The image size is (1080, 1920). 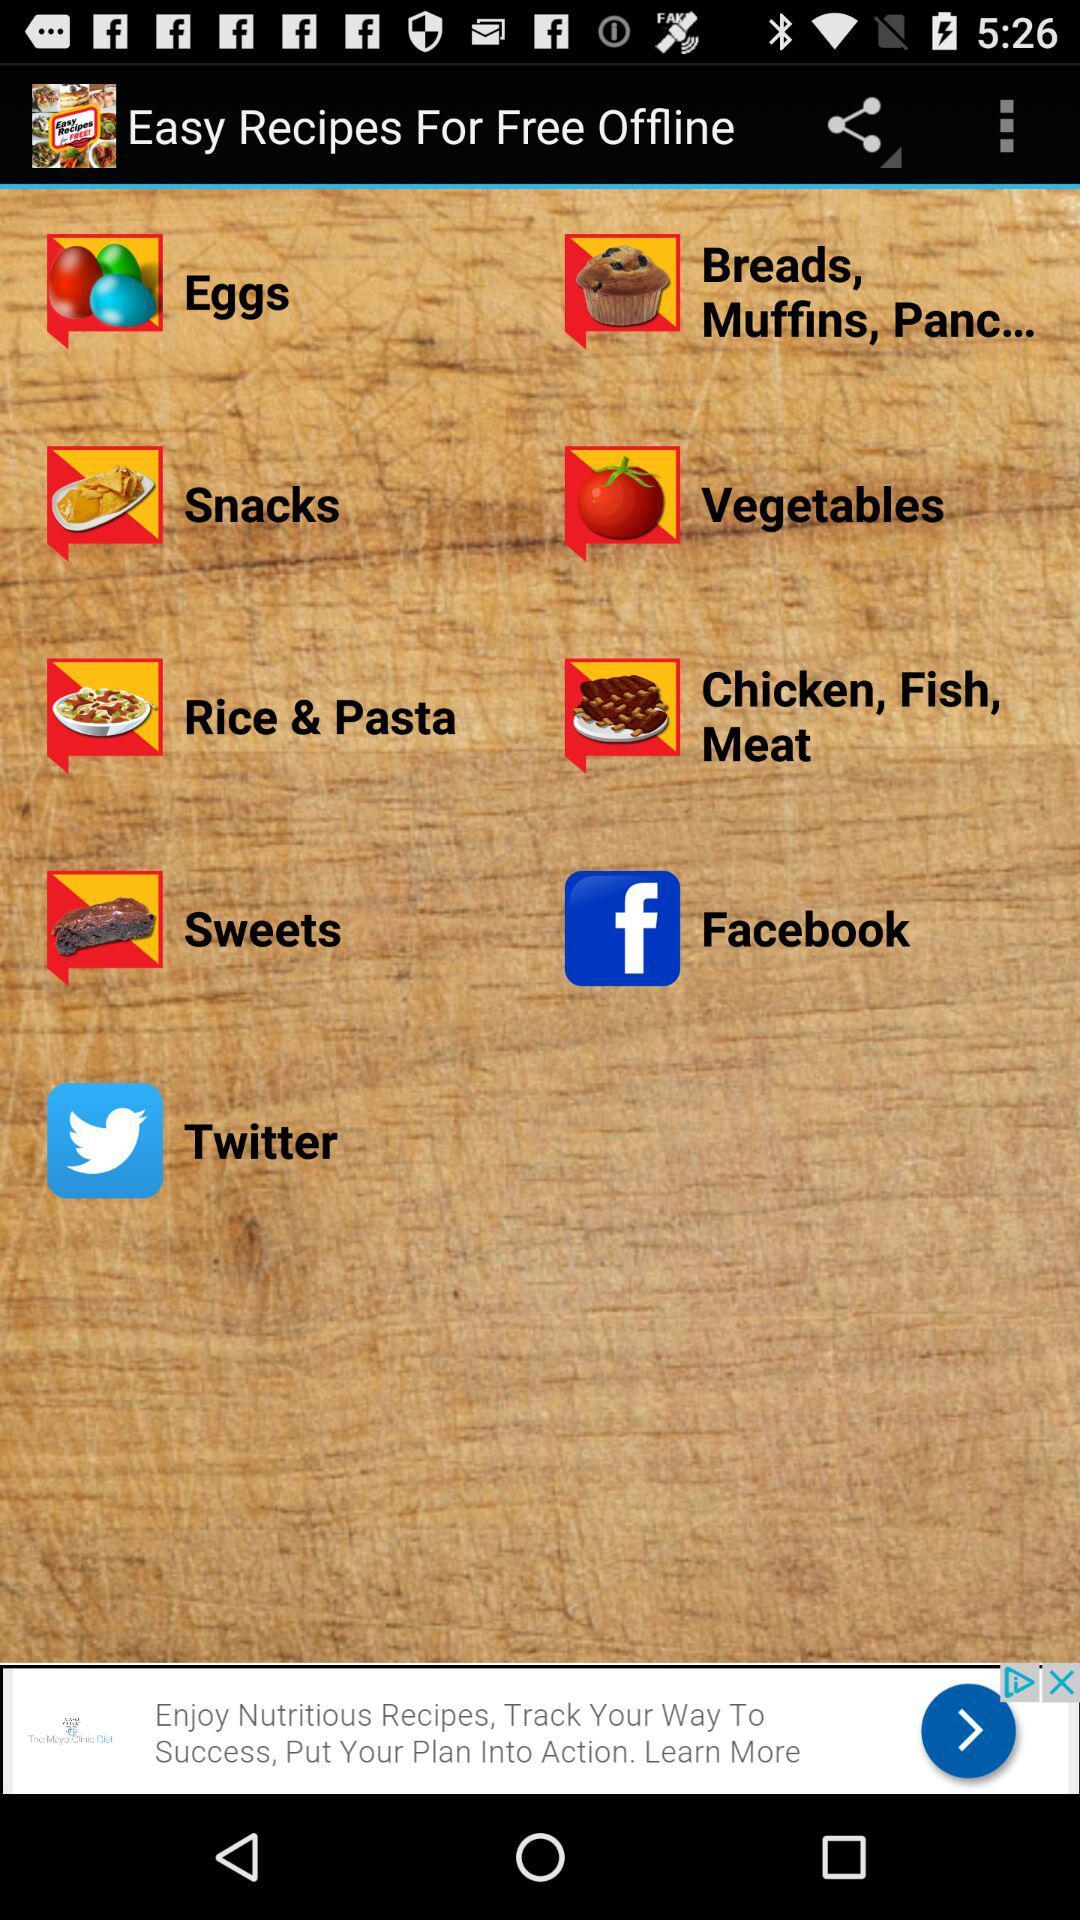 I want to click on advertisement, so click(x=540, y=1727).